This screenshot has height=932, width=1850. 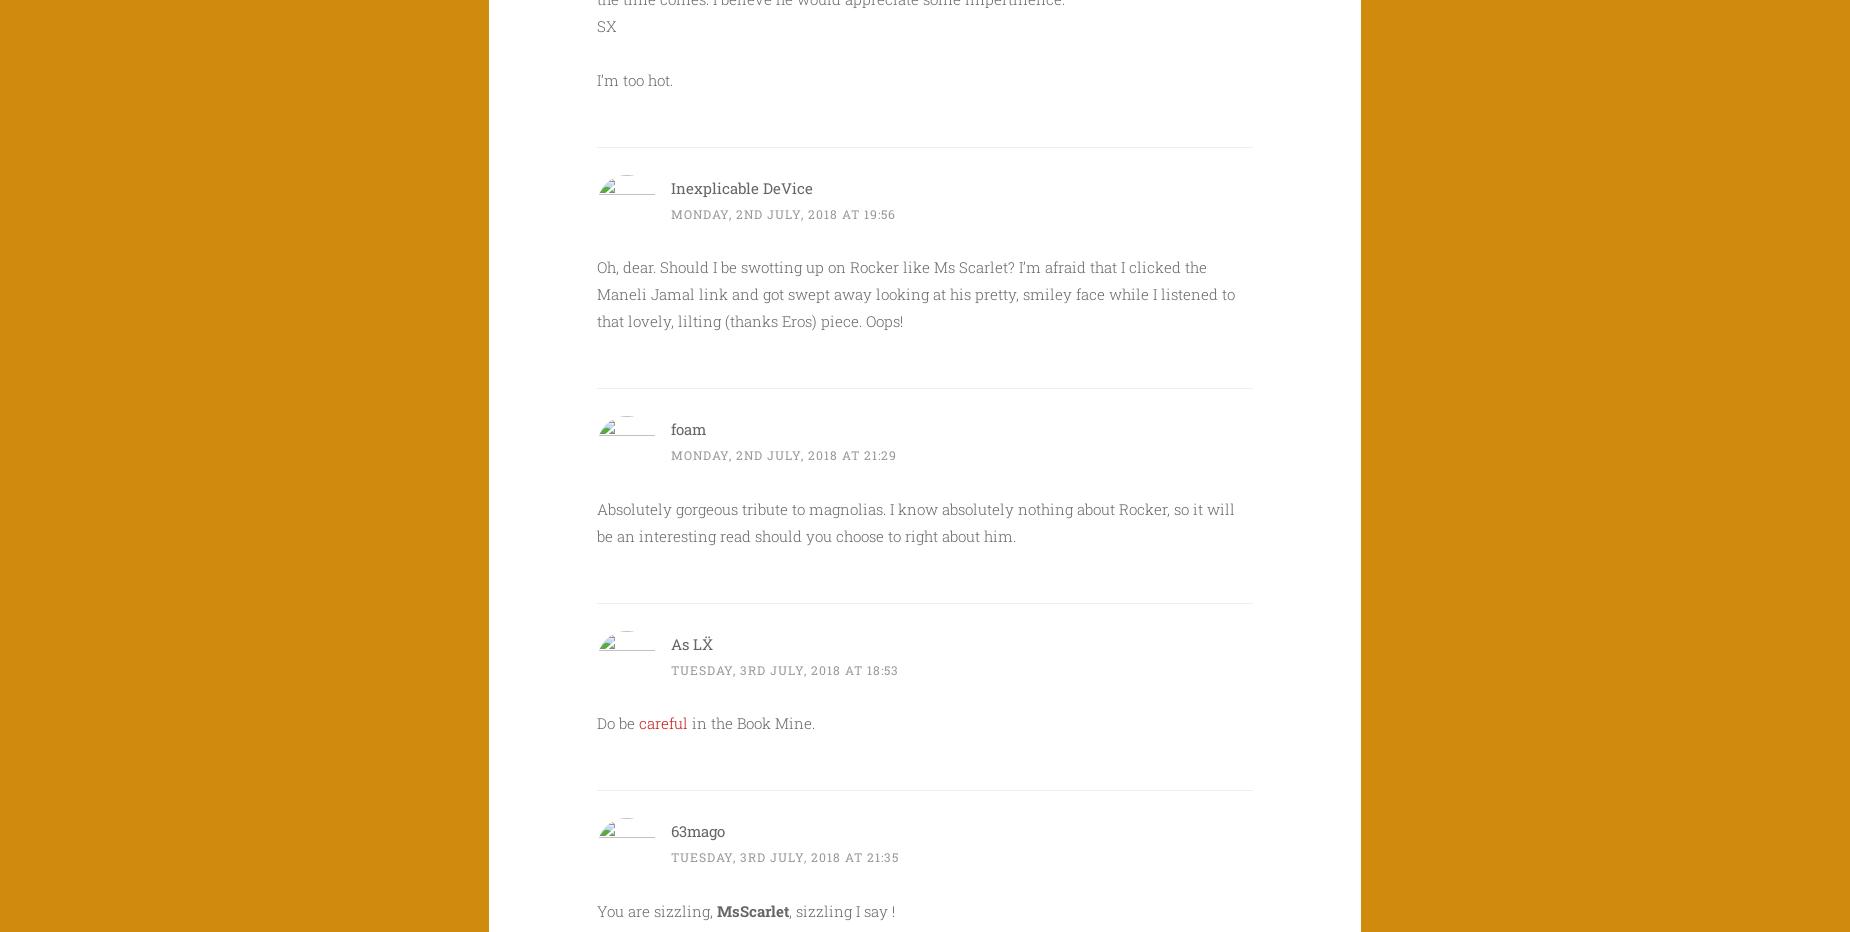 What do you see at coordinates (784, 855) in the screenshot?
I see `'Tuesday, 3rd July, 2018 at 21:35'` at bounding box center [784, 855].